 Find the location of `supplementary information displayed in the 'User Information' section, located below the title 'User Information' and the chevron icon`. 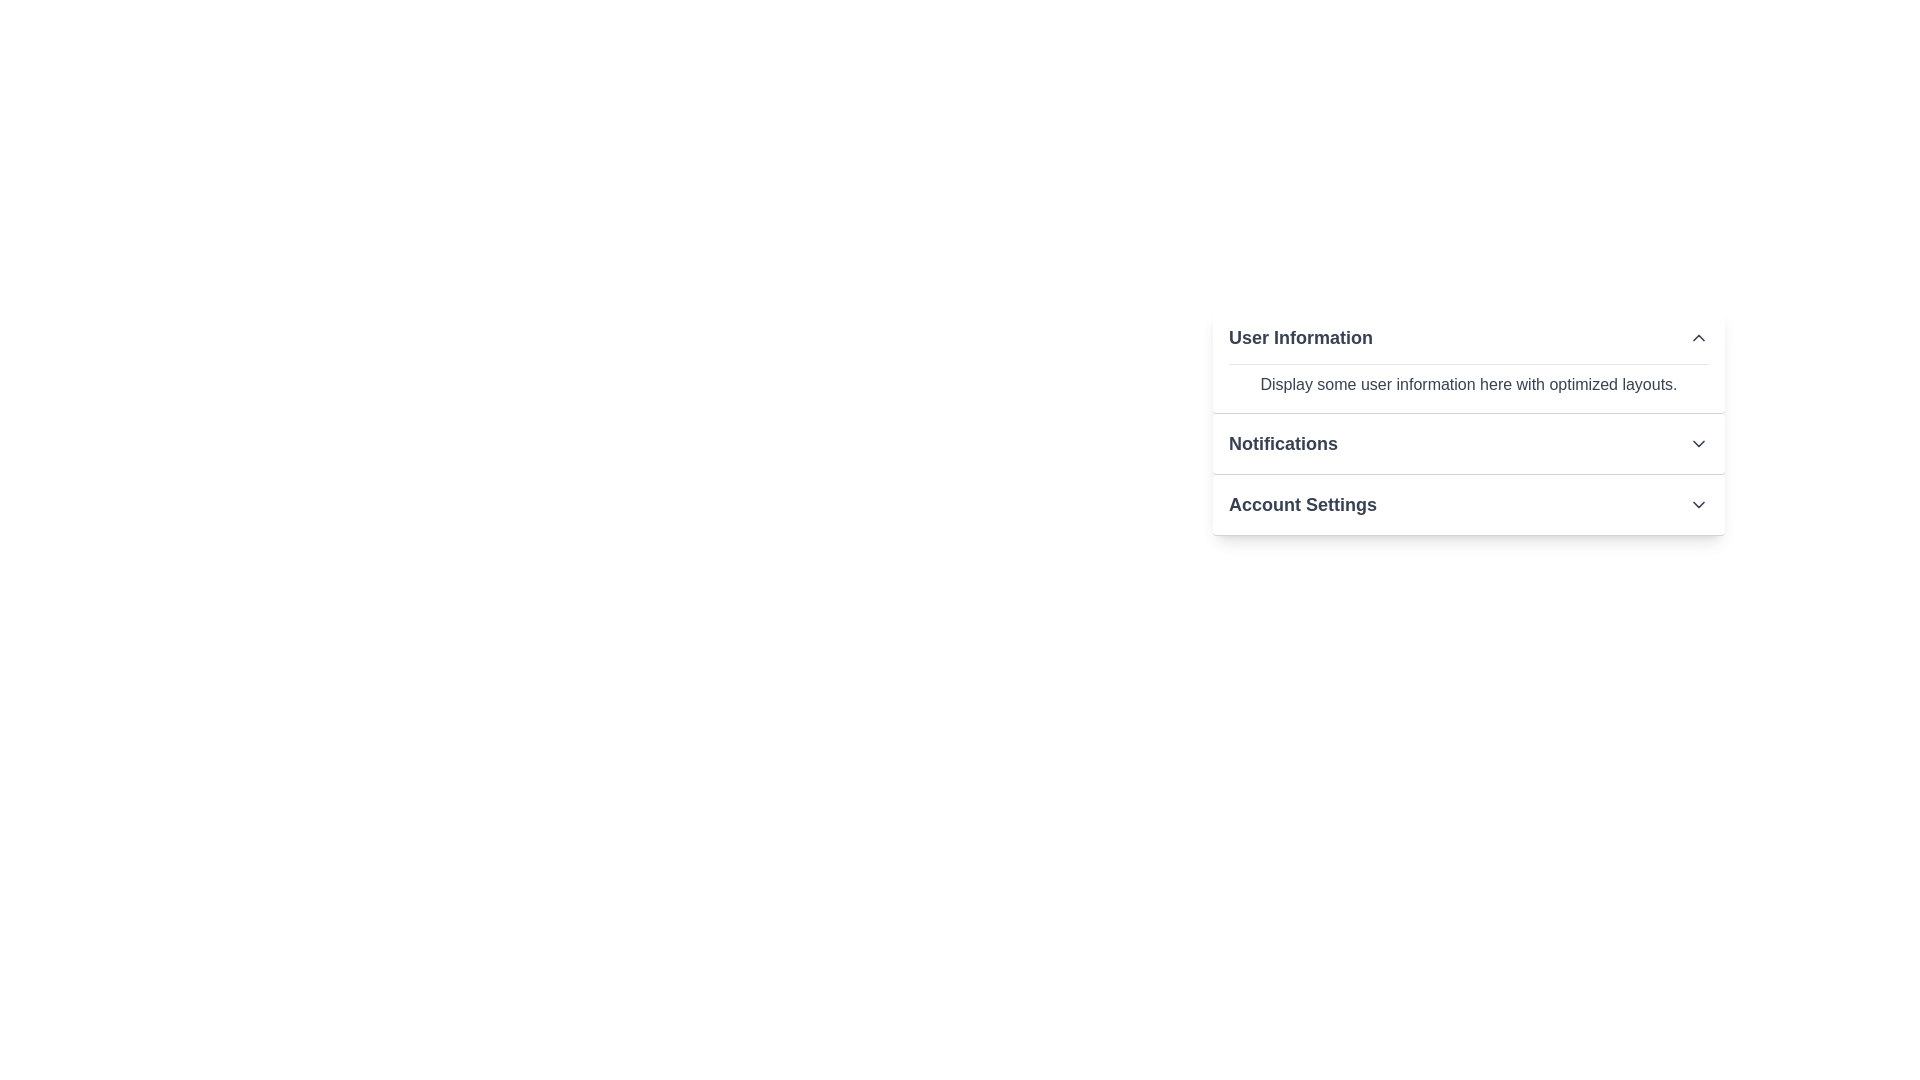

supplementary information displayed in the 'User Information' section, located below the title 'User Information' and the chevron icon is located at coordinates (1468, 380).